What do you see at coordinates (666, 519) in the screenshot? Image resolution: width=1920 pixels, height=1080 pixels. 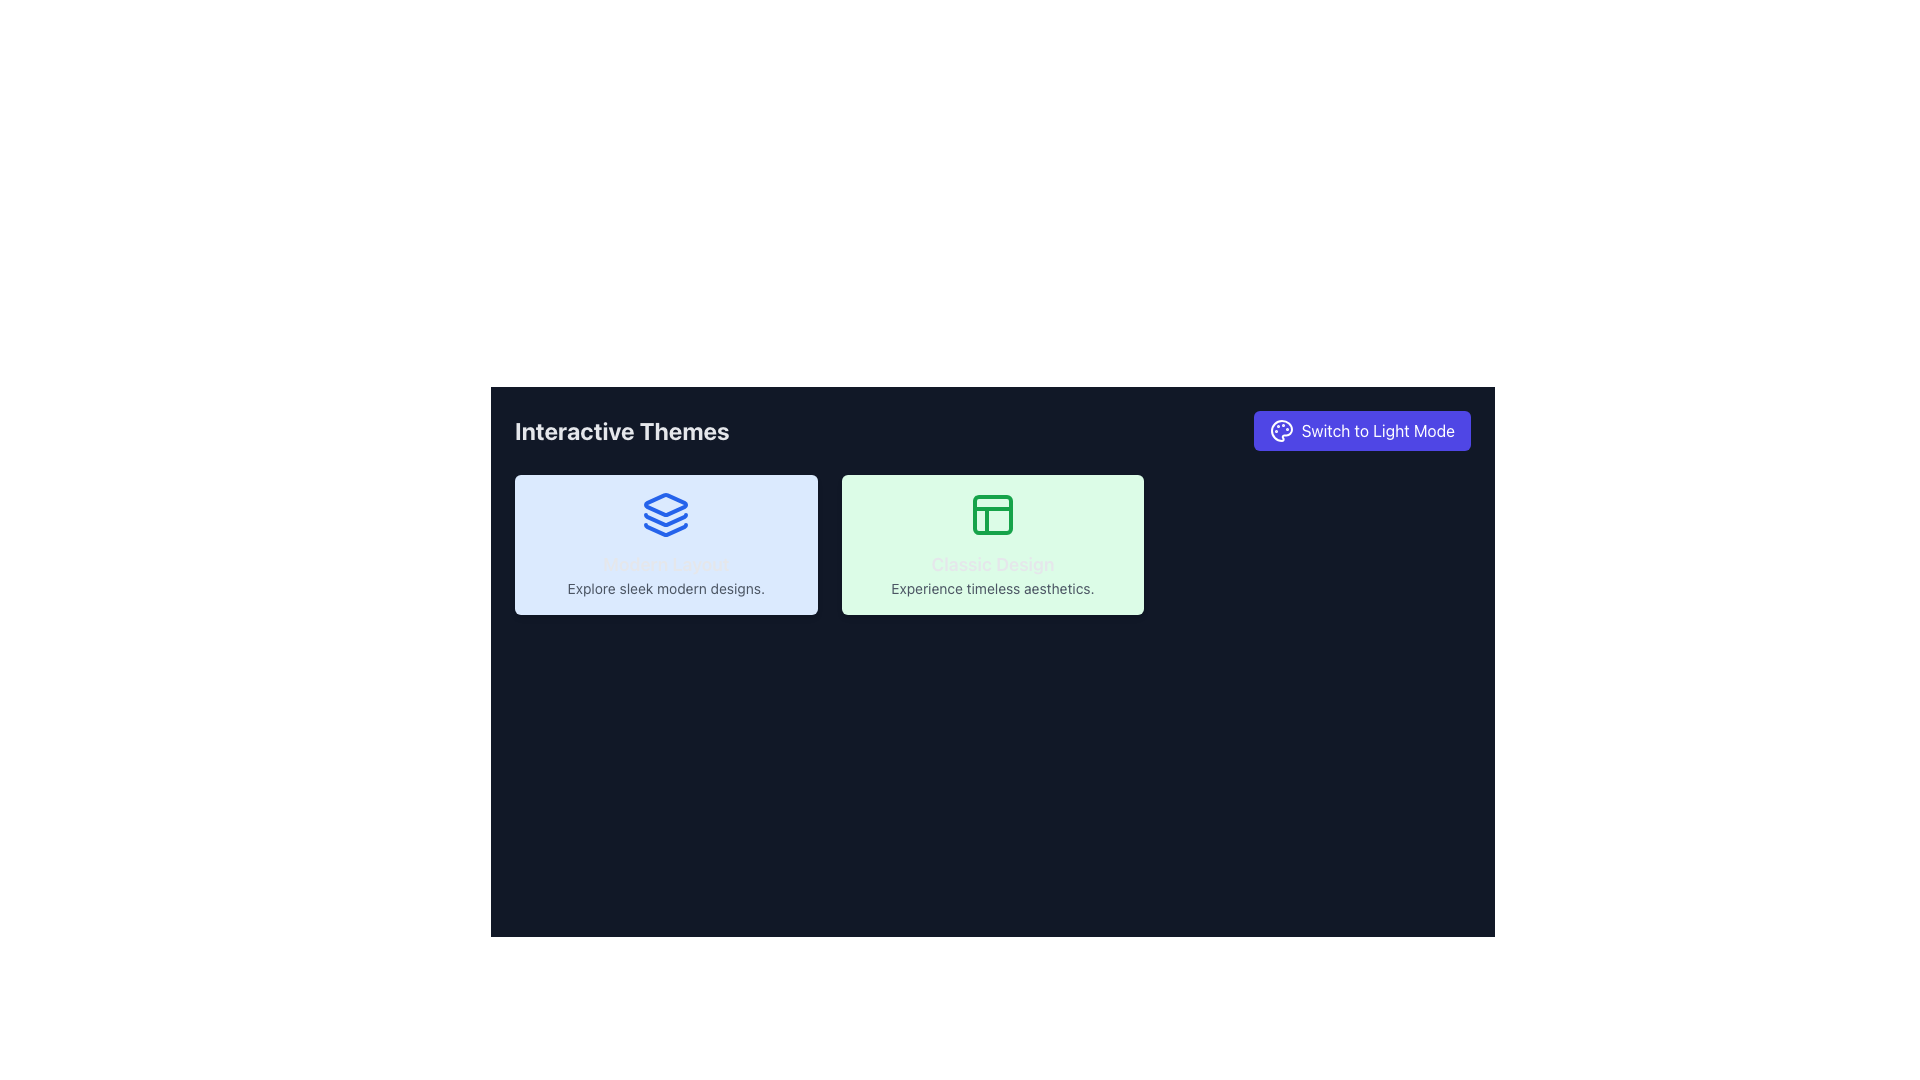 I see `the middle segment of the stack-like illustration with a blue outline in the 'Modern Layout' card under 'Interactive Themes'` at bounding box center [666, 519].